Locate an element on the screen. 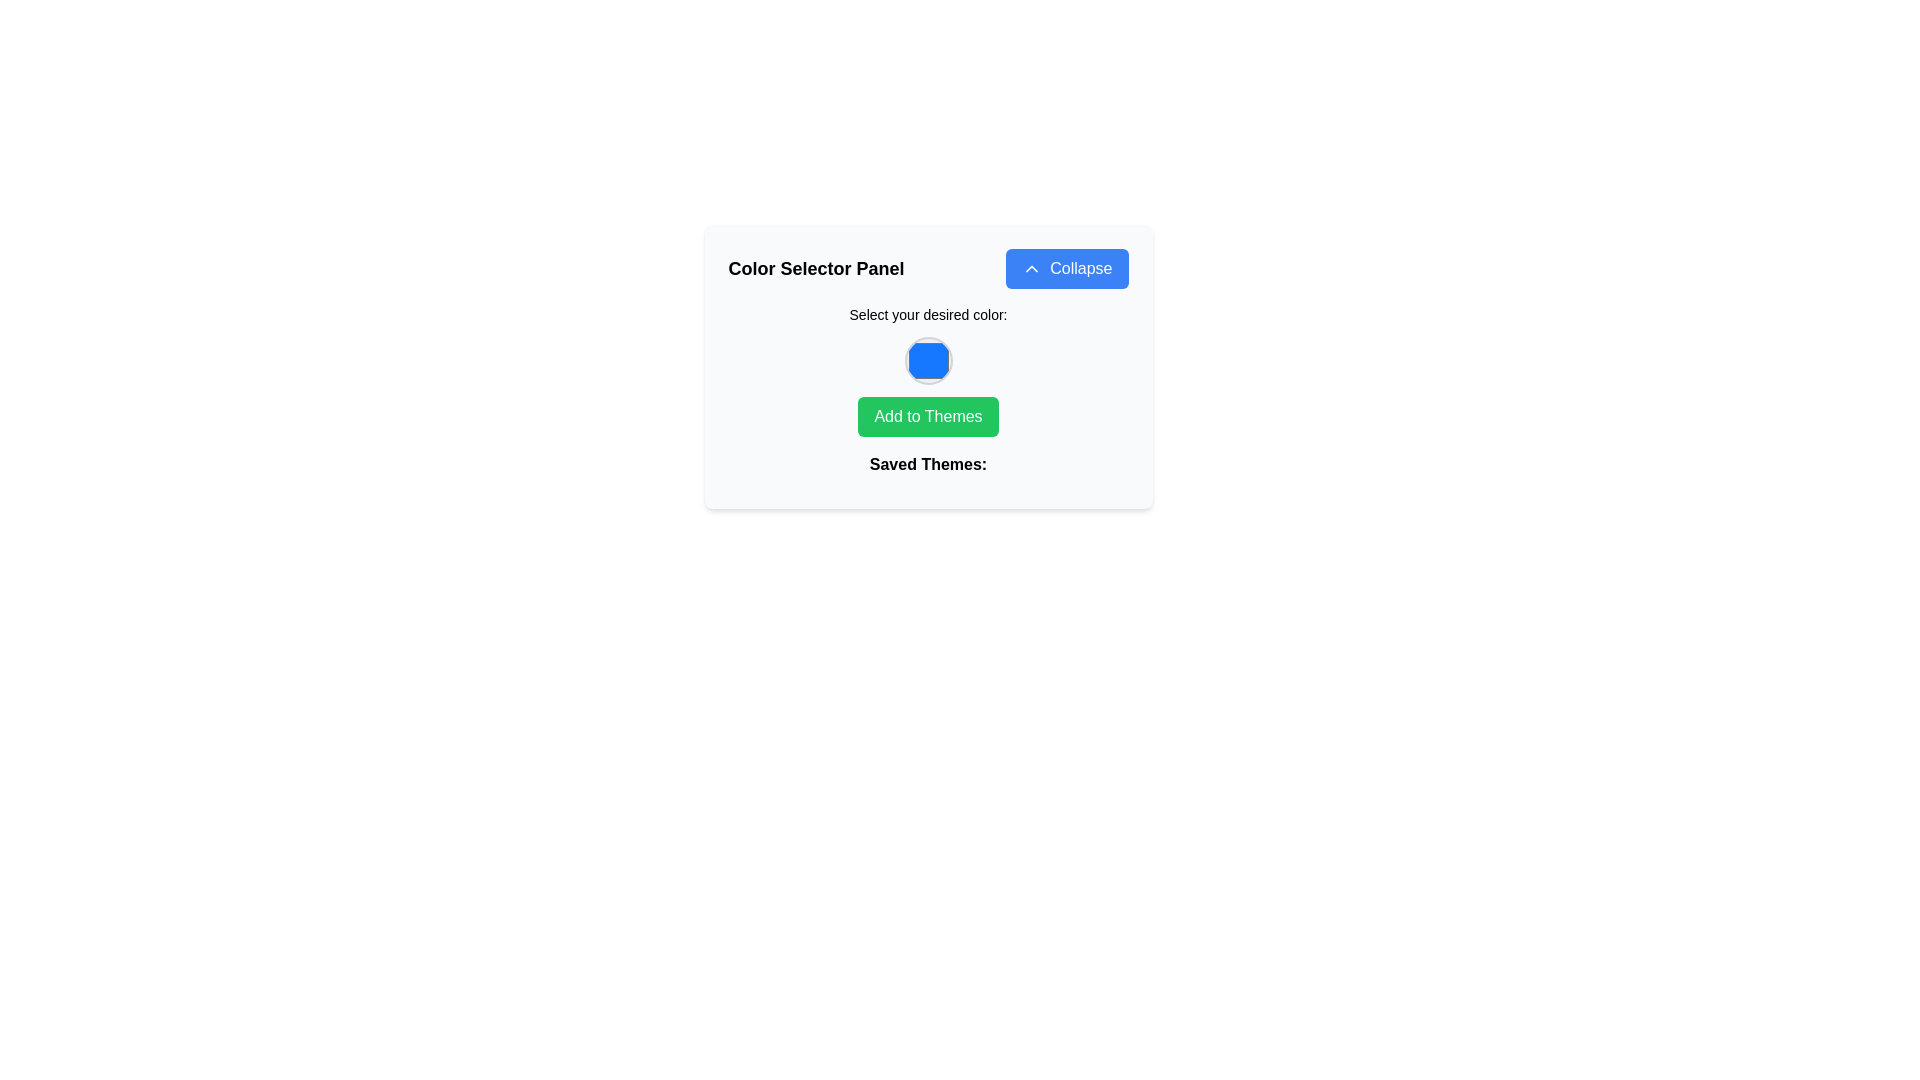 The height and width of the screenshot is (1080, 1920). and confirm the circular color button with a blue background located in the center of the 'Color Selector Panel' under the text 'Select your desired color:' and above the green 'Add to Themes' button is located at coordinates (927, 366).